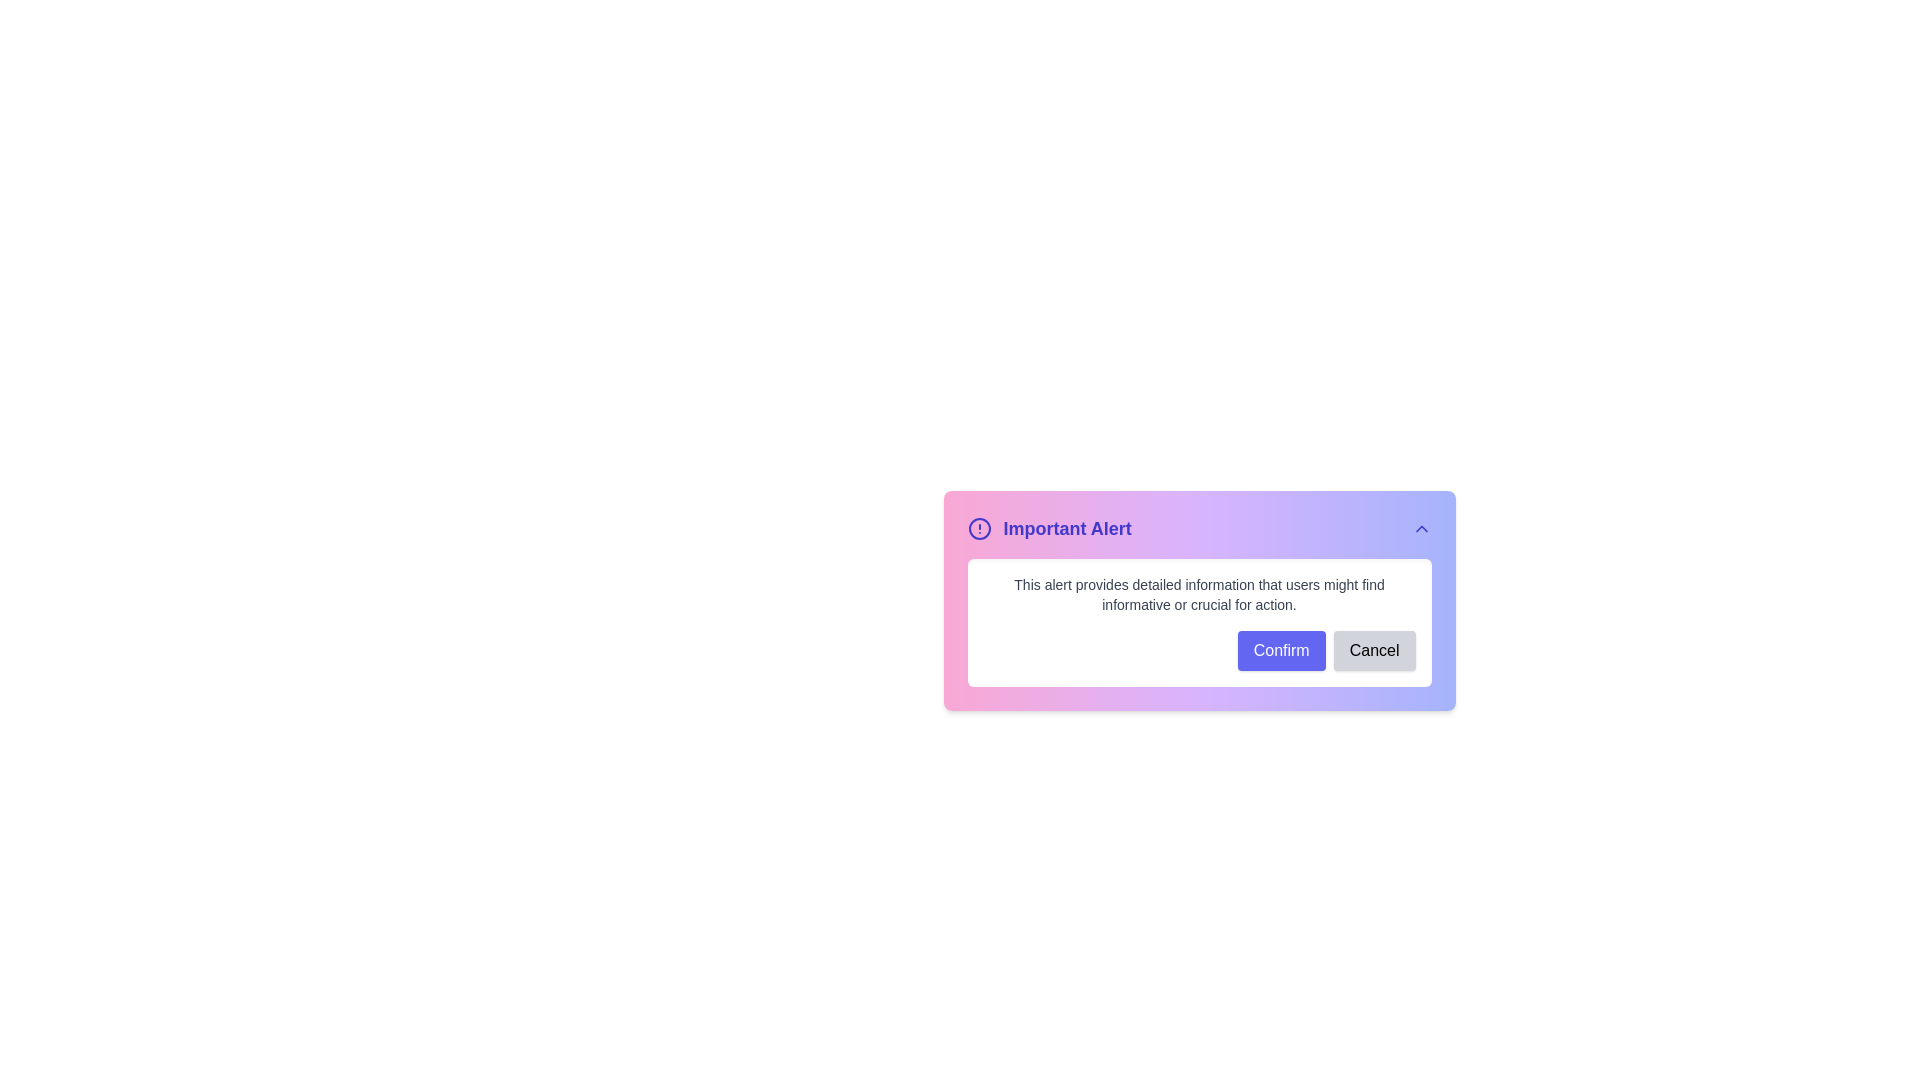 The width and height of the screenshot is (1920, 1080). Describe the element at coordinates (1281, 651) in the screenshot. I see `the Confirm button to confirm the action` at that location.